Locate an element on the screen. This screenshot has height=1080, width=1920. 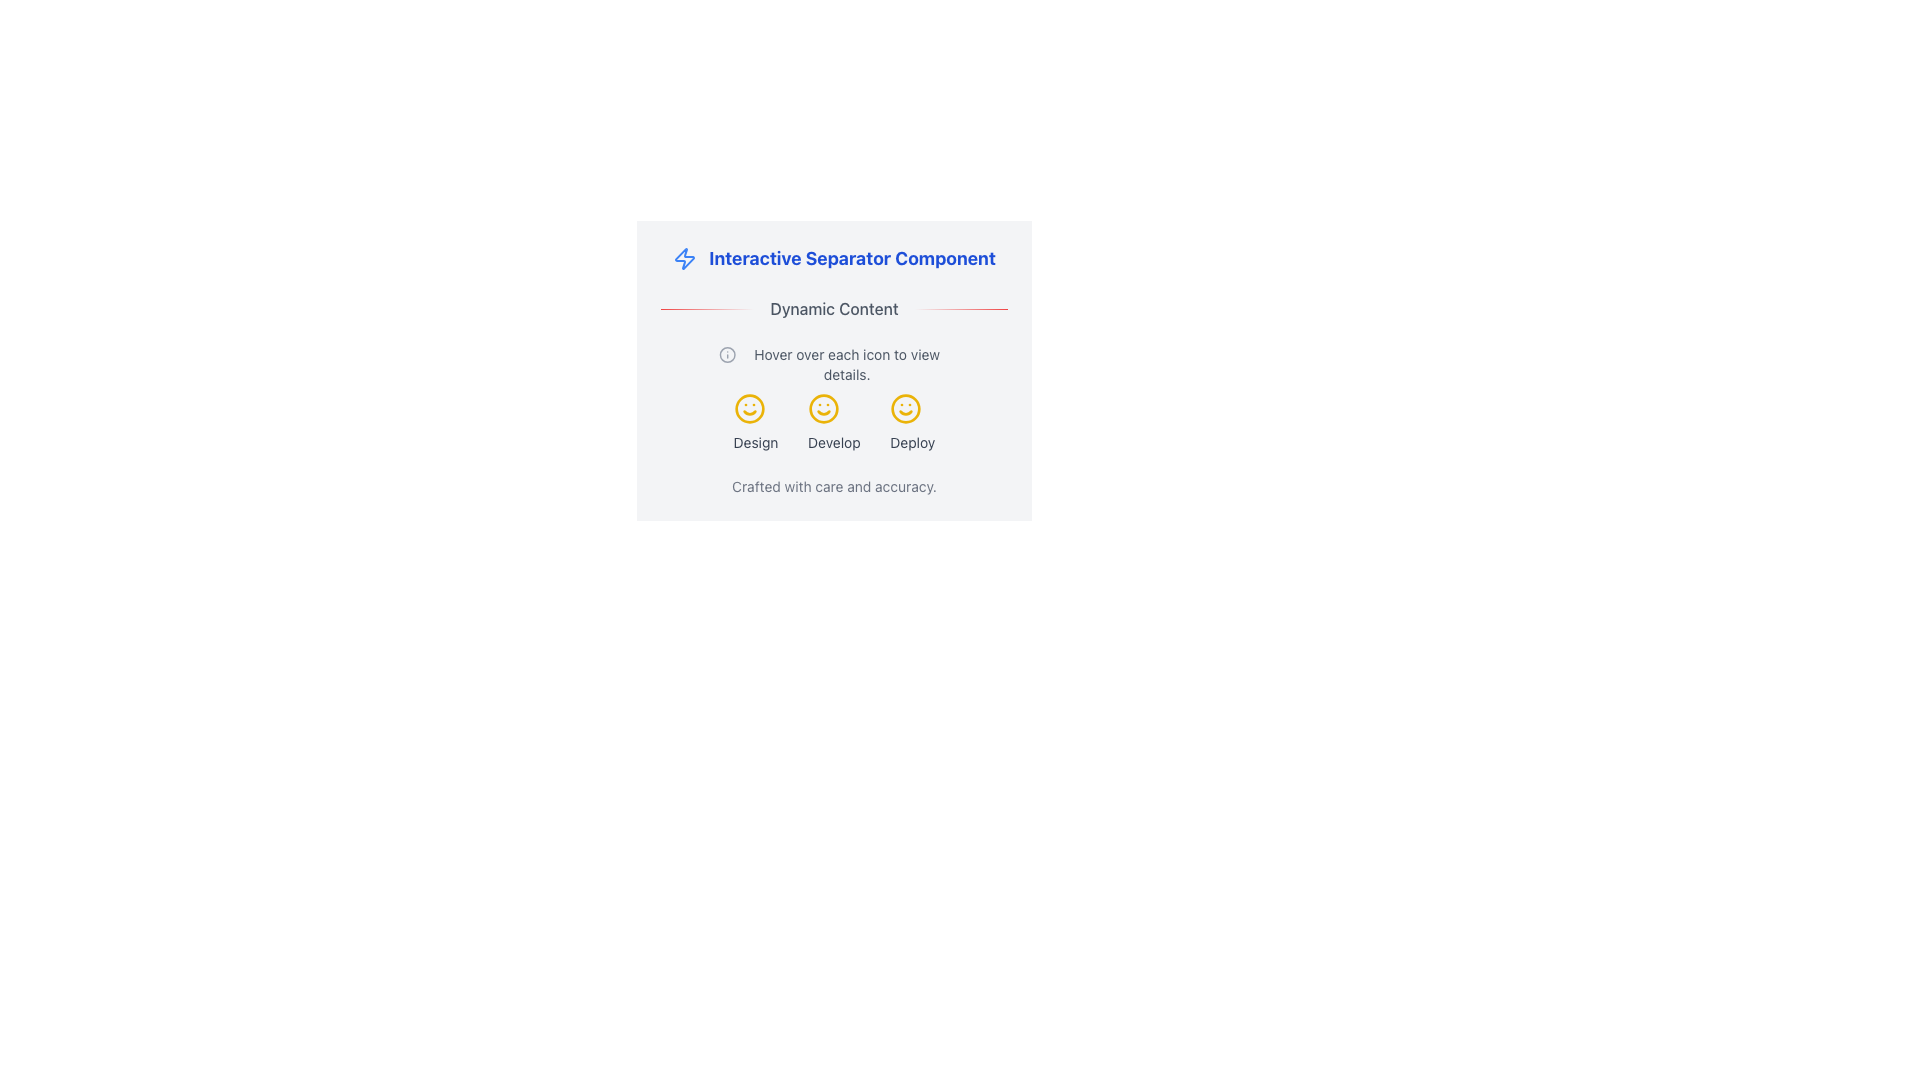
the 'Deploy' text label, which is styled in gray and located below a yellow smiley face icon, positioned in the bottom-right corner of the layout is located at coordinates (911, 442).